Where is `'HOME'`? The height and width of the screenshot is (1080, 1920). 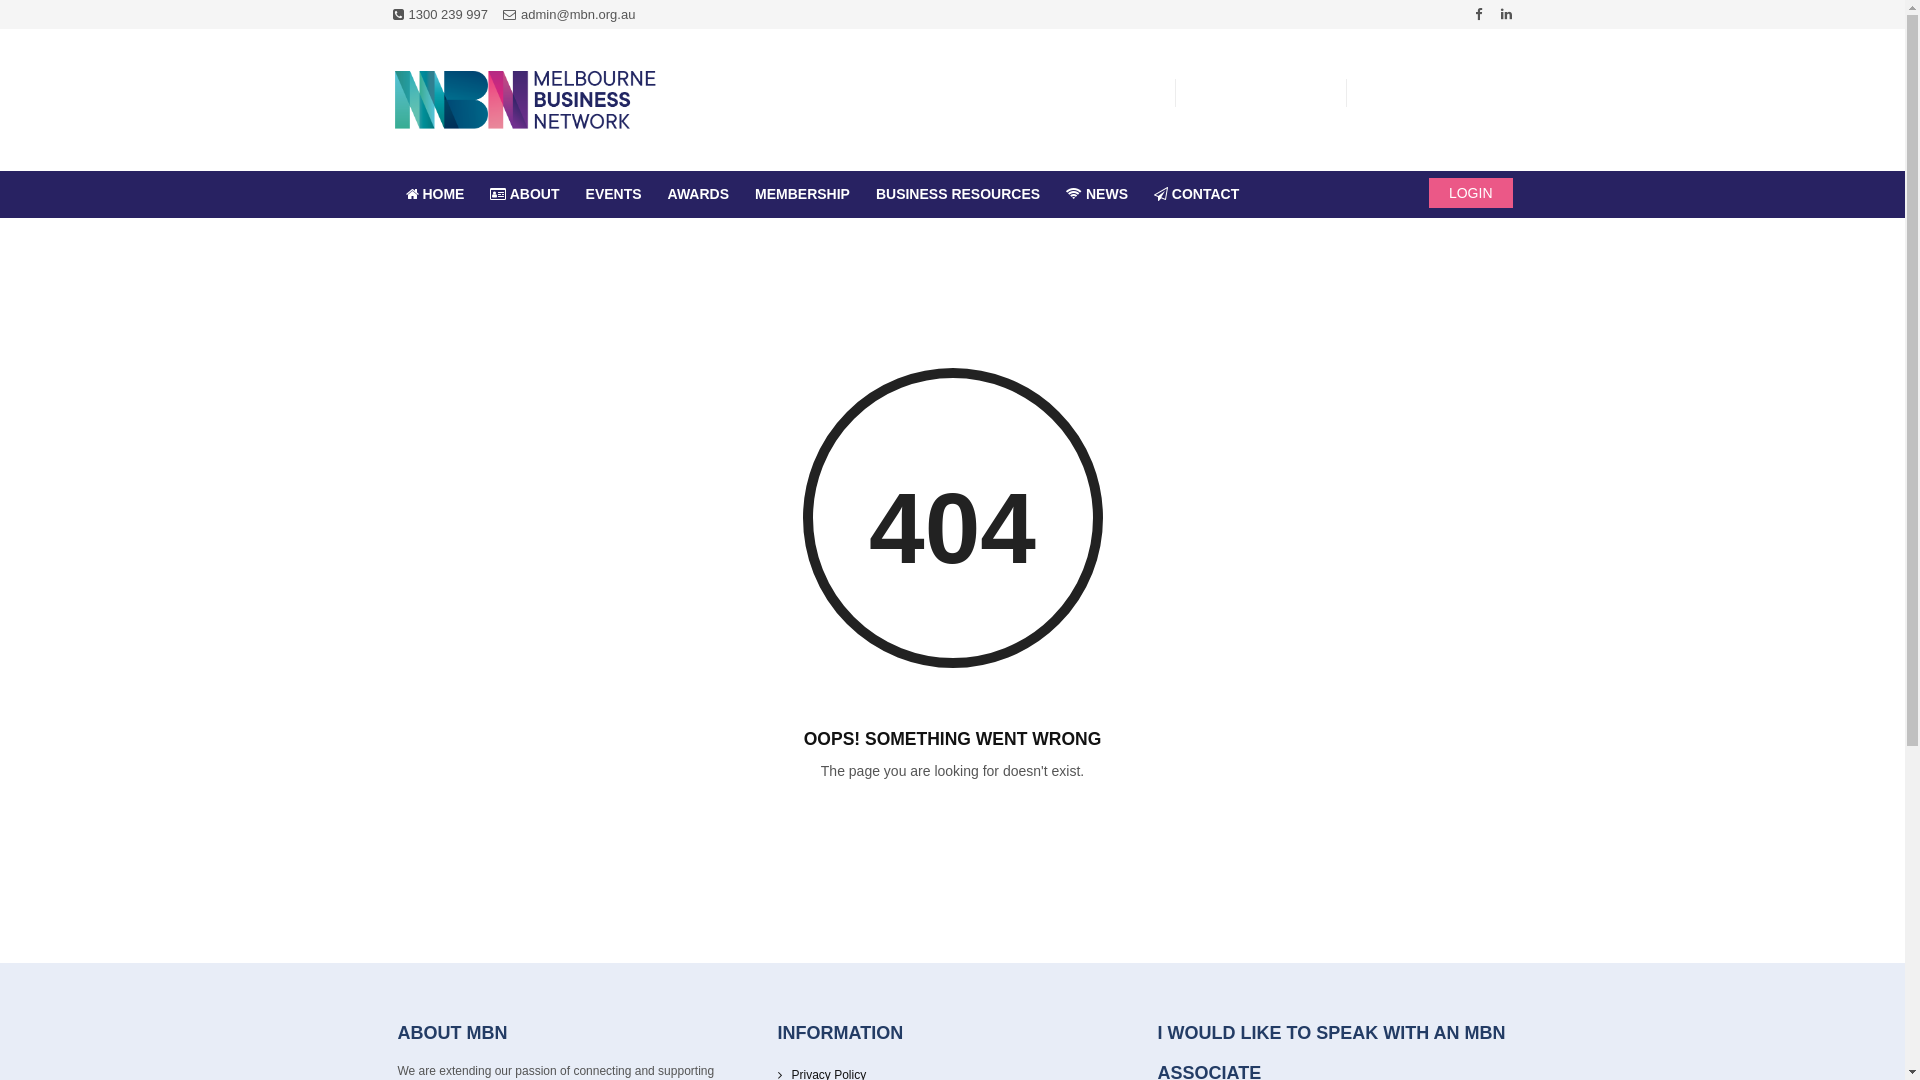
'HOME' is located at coordinates (433, 194).